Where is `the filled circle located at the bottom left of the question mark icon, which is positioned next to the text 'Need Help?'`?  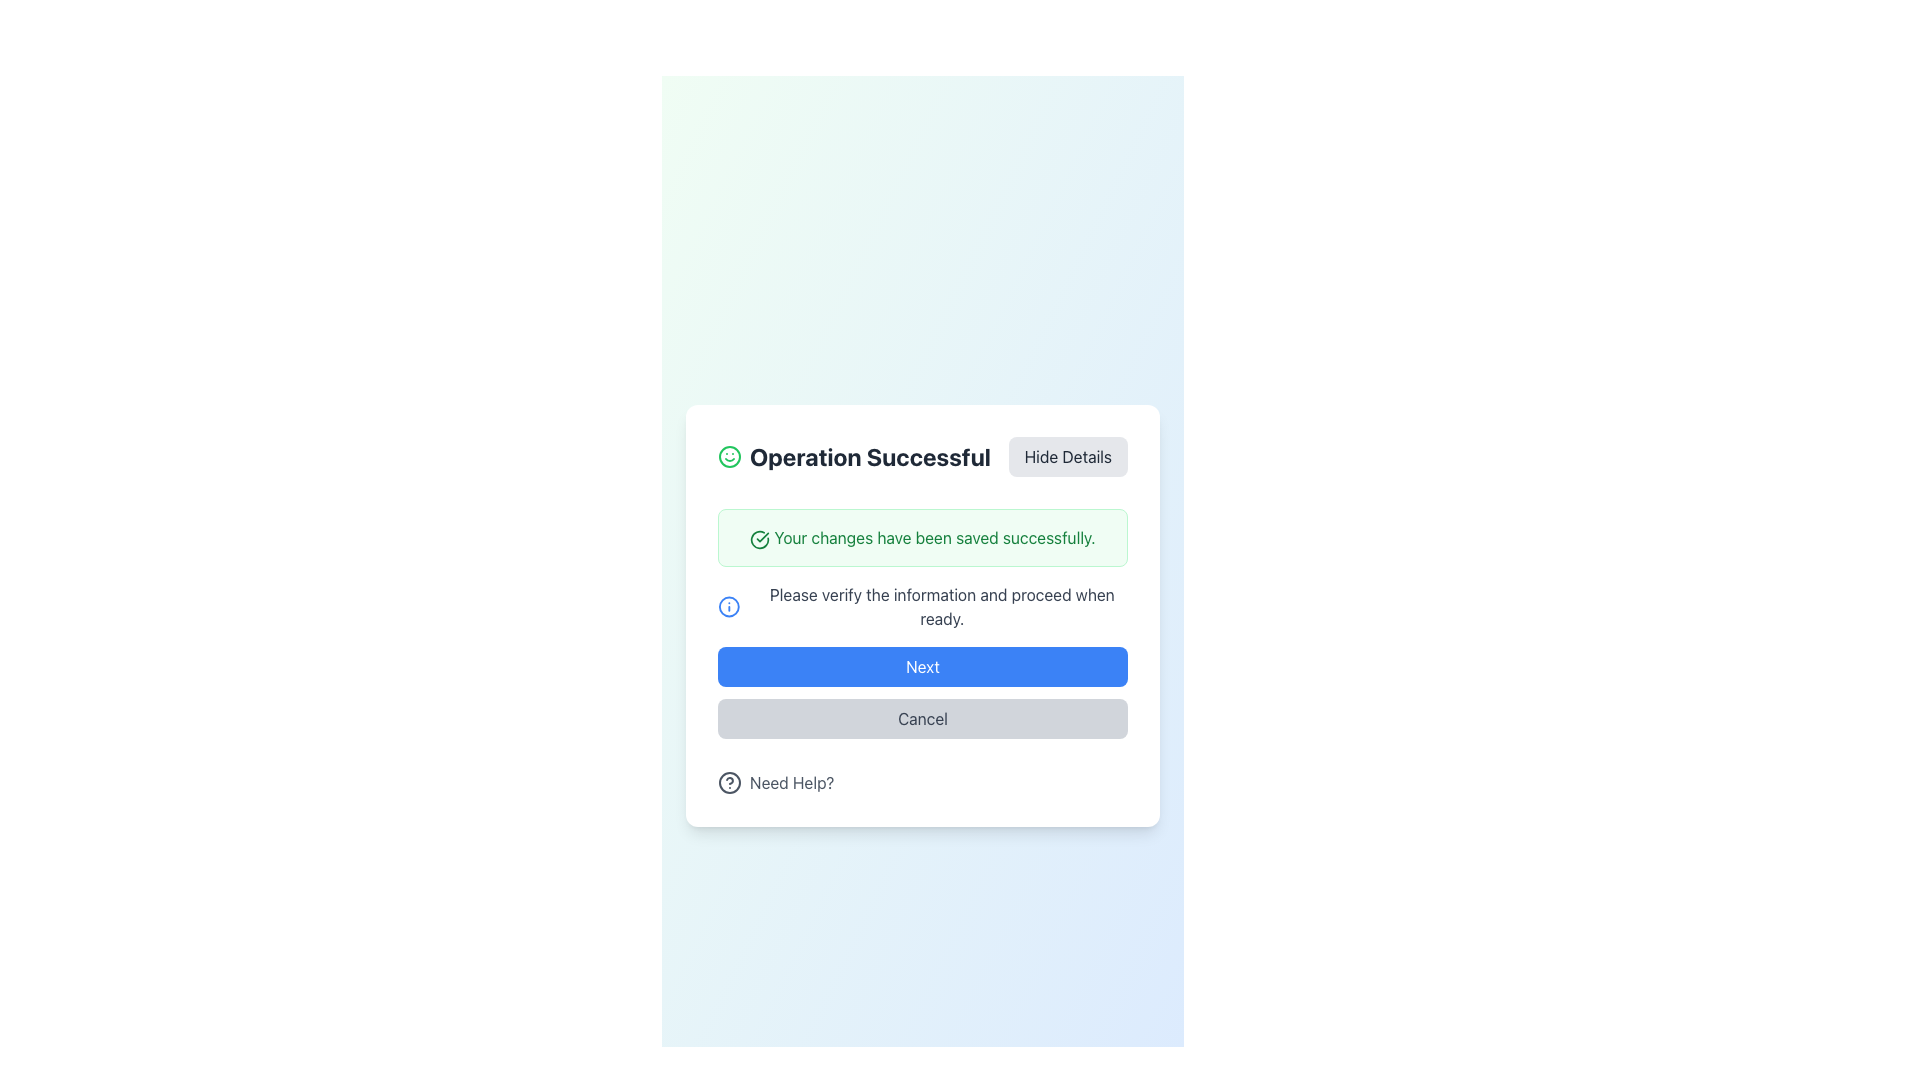
the filled circle located at the bottom left of the question mark icon, which is positioned next to the text 'Need Help?' is located at coordinates (728, 782).